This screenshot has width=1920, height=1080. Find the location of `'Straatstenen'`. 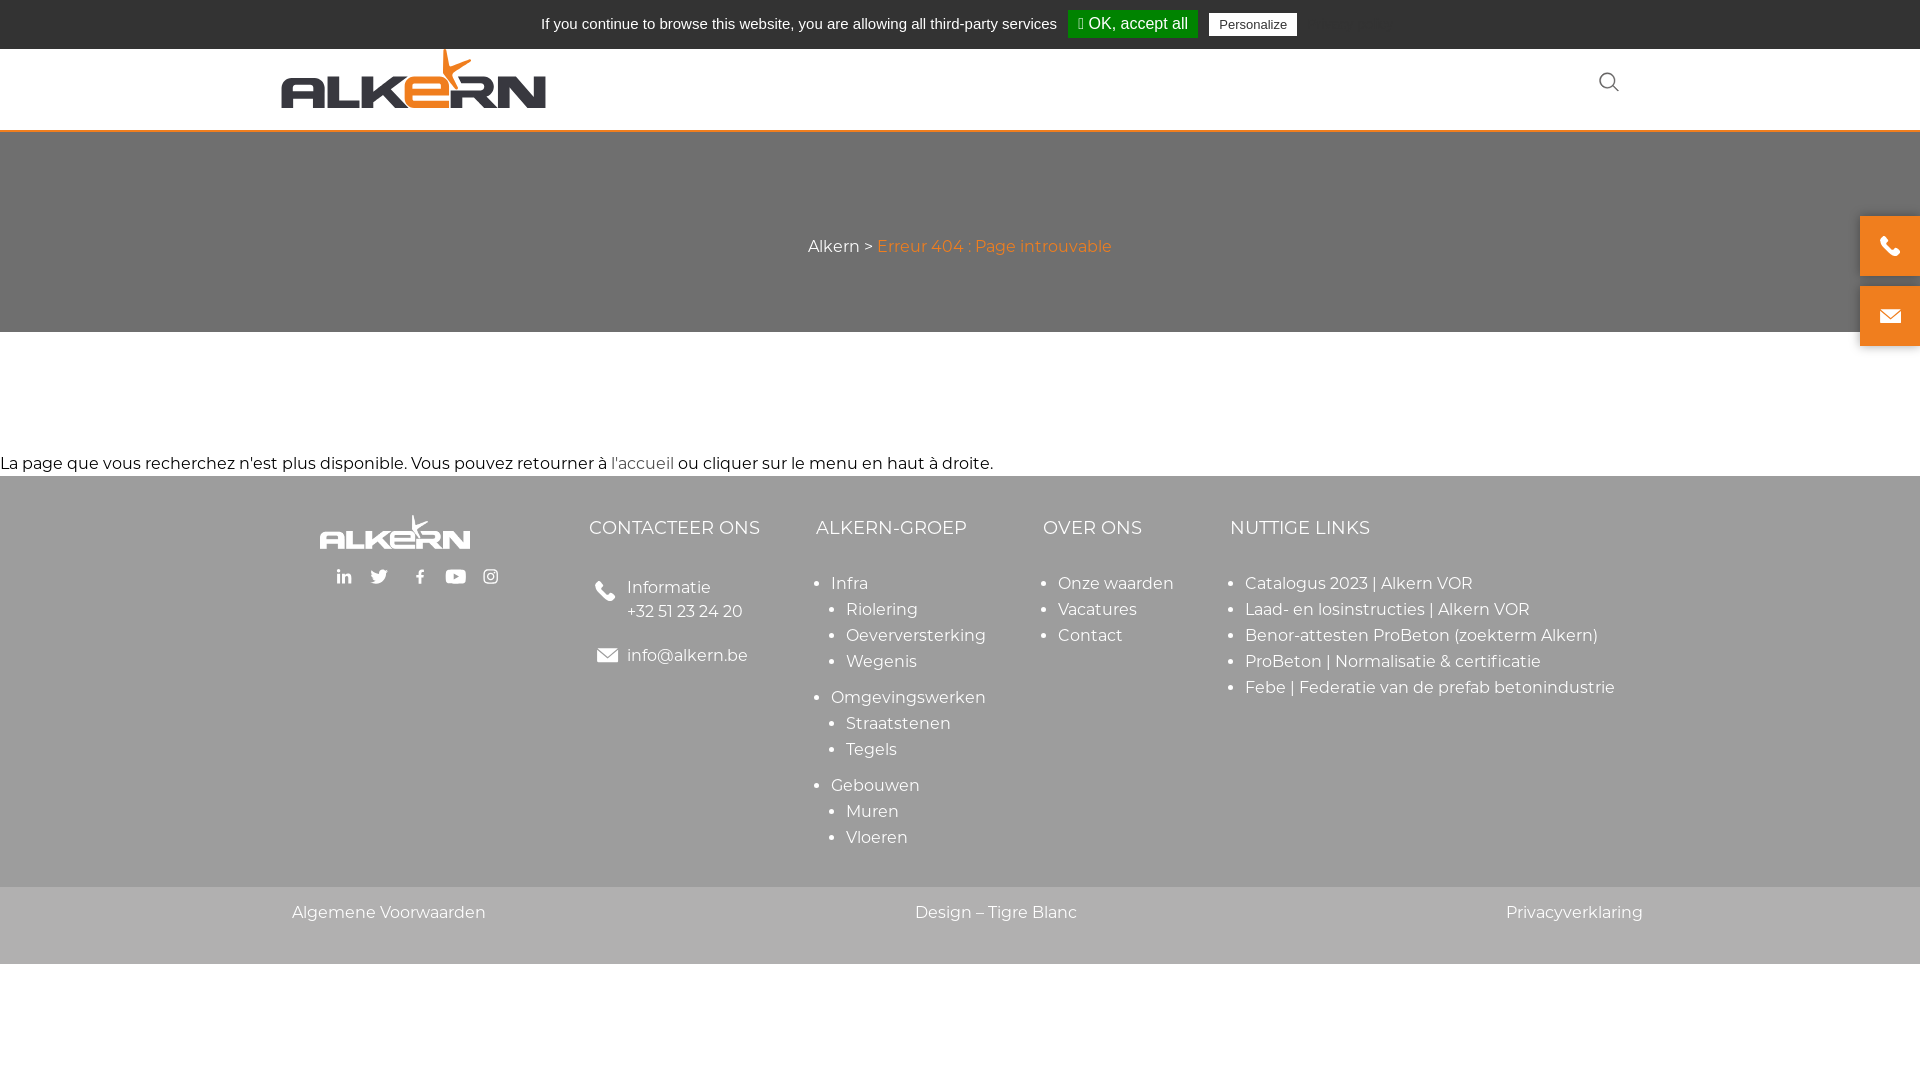

'Straatstenen' is located at coordinates (845, 723).